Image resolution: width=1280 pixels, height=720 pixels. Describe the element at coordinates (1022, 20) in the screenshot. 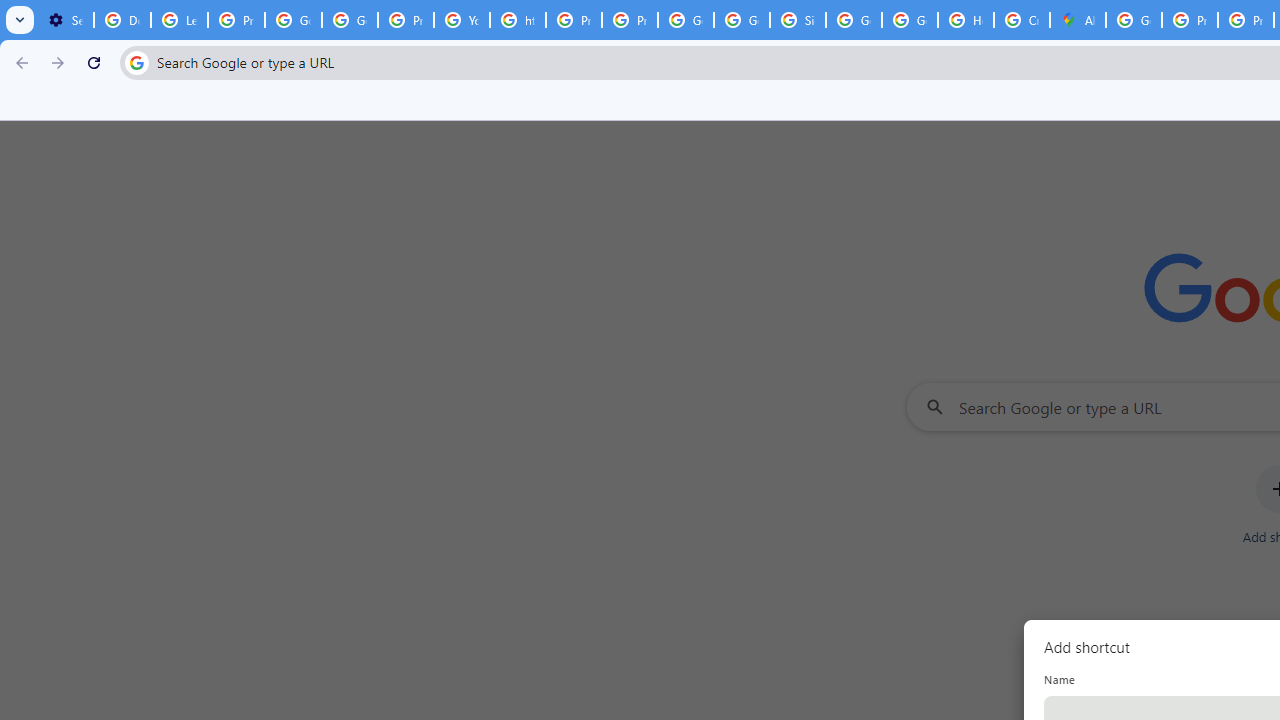

I see `'Create your Google Account'` at that location.